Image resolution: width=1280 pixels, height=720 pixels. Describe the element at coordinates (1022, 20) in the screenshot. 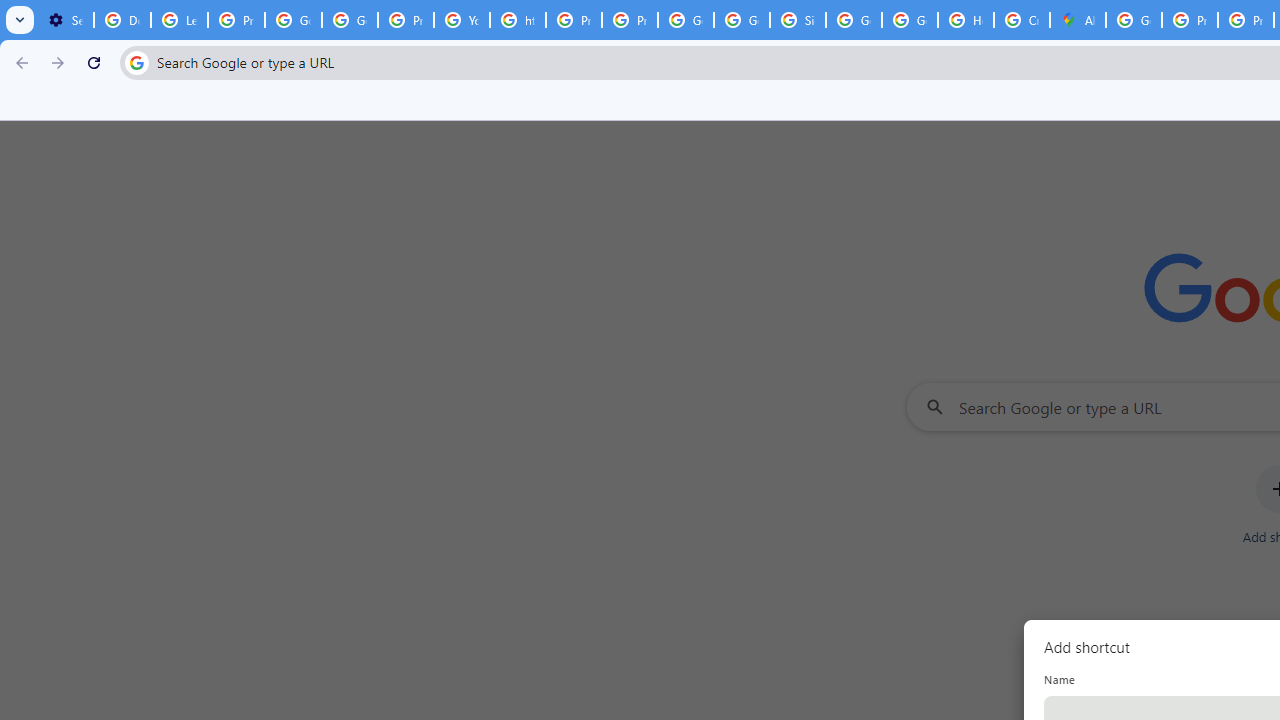

I see `'Create your Google Account'` at that location.